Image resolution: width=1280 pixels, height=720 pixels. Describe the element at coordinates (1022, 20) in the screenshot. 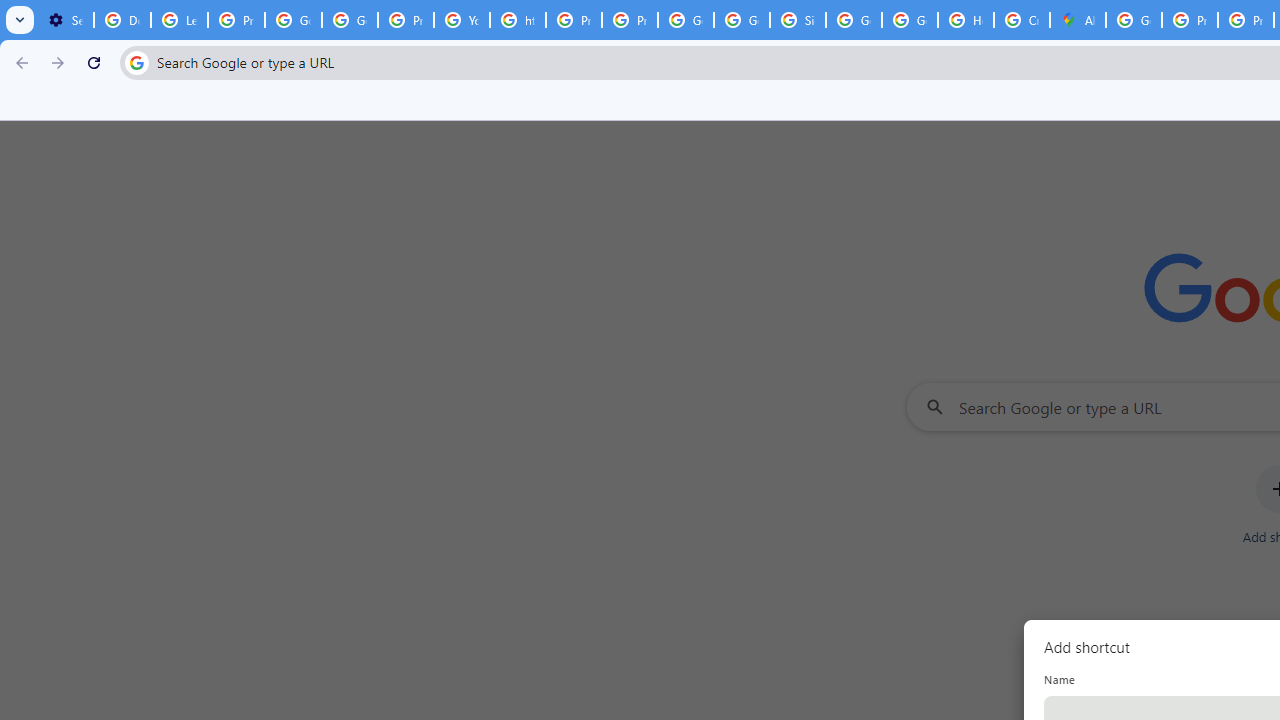

I see `'Create your Google Account'` at that location.